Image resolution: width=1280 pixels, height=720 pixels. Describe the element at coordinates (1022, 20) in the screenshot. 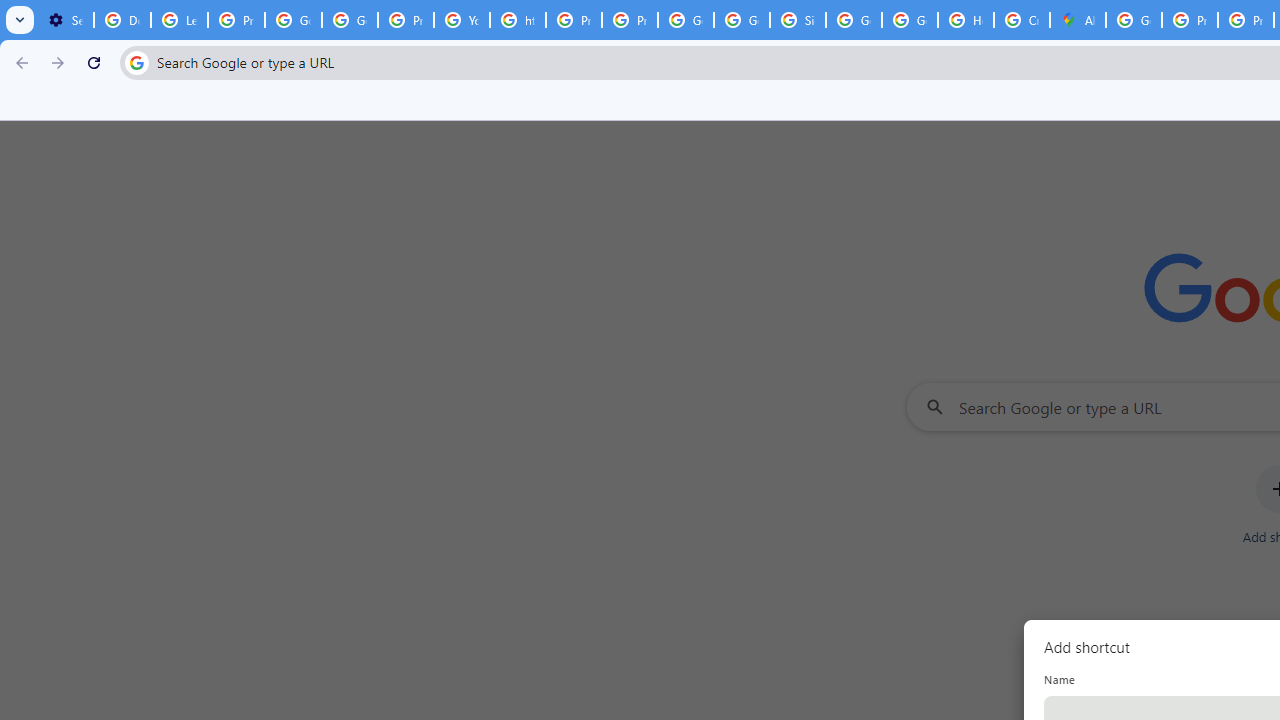

I see `'Create your Google Account'` at that location.